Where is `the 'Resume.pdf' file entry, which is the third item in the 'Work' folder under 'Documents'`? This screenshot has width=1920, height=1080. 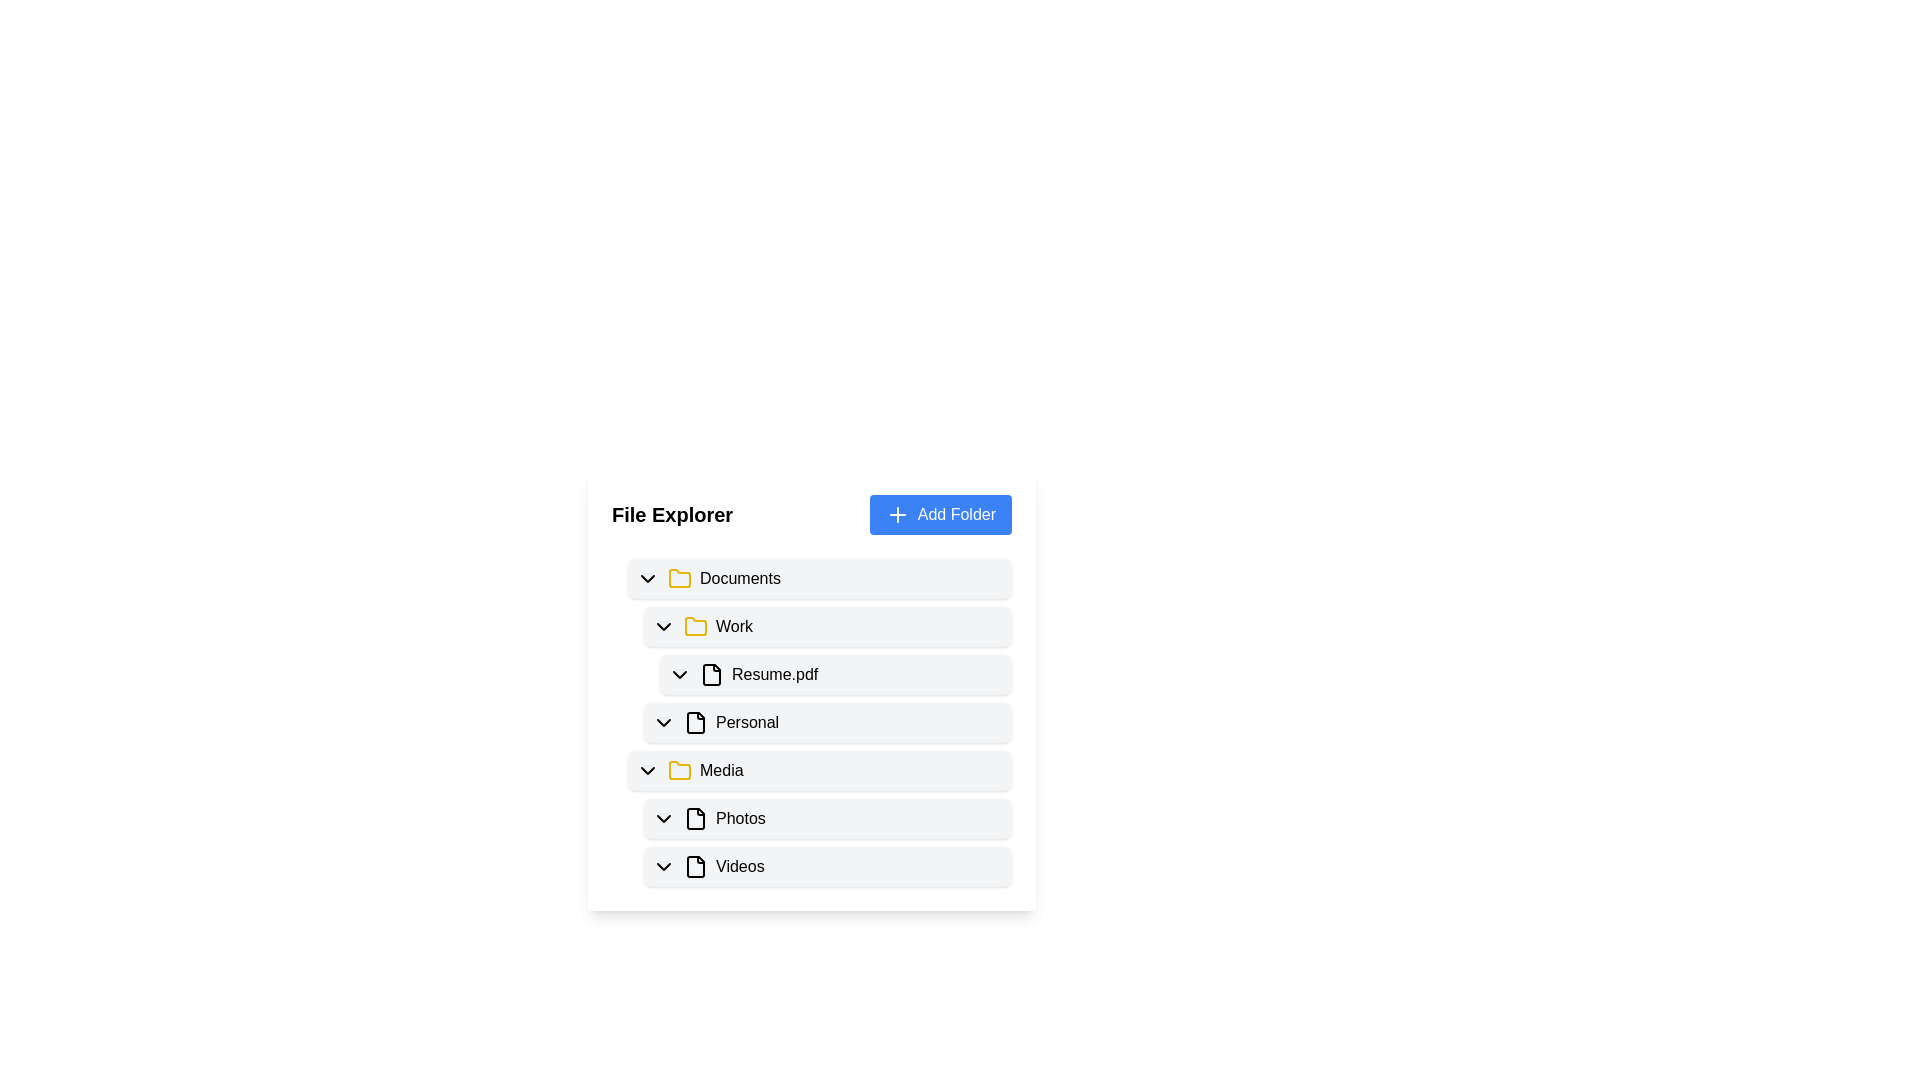 the 'Resume.pdf' file entry, which is the third item in the 'Work' folder under 'Documents' is located at coordinates (835, 675).